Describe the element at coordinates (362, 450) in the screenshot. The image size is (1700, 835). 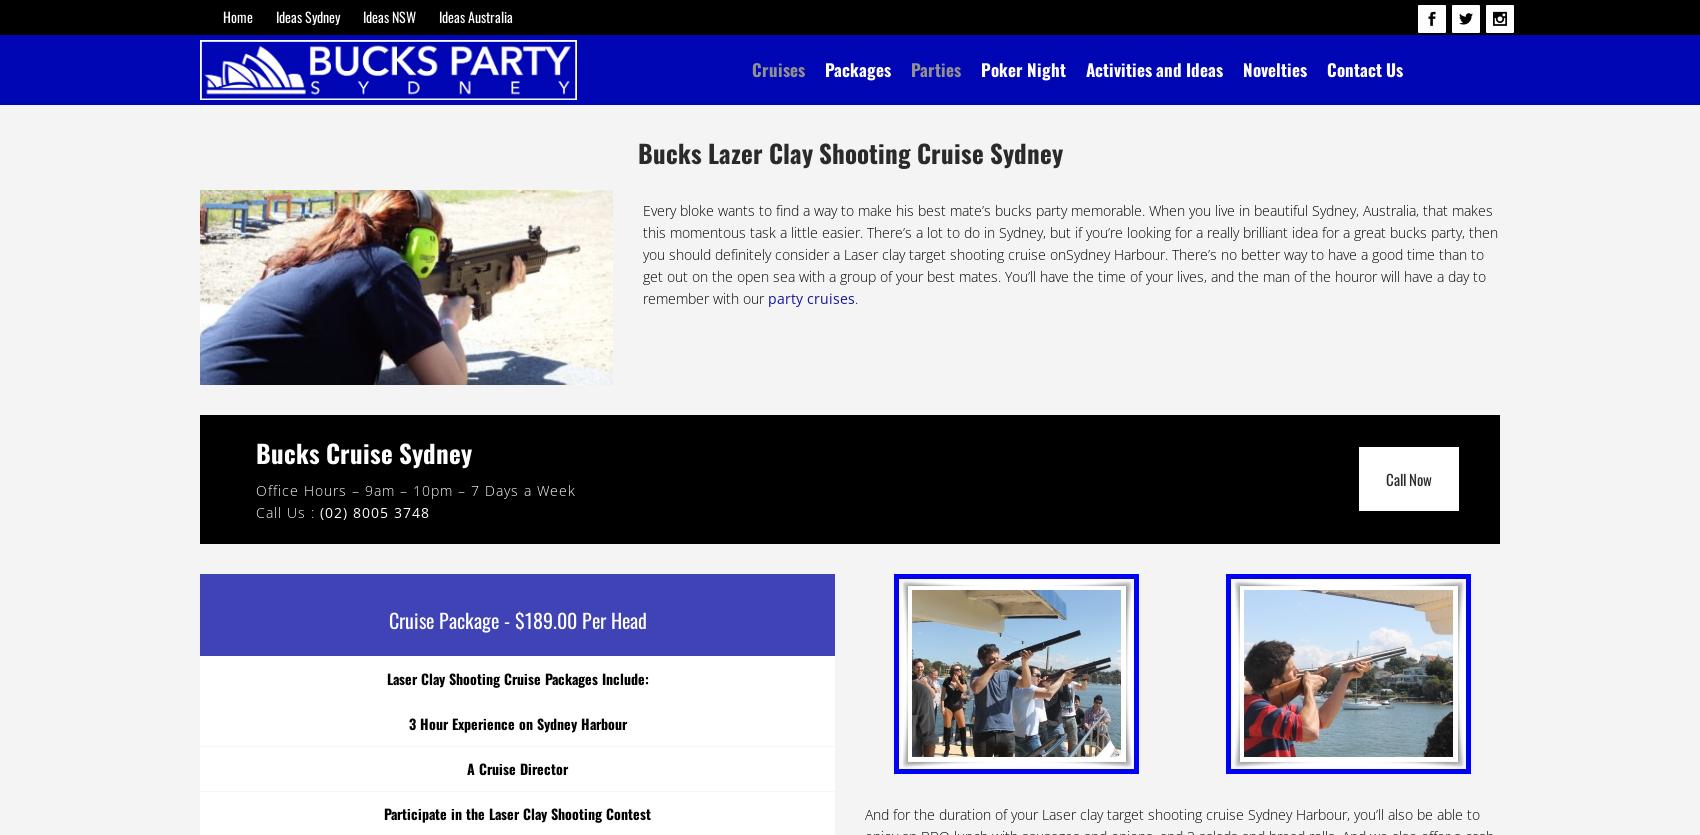
I see `'Bucks Cruise Sydney'` at that location.